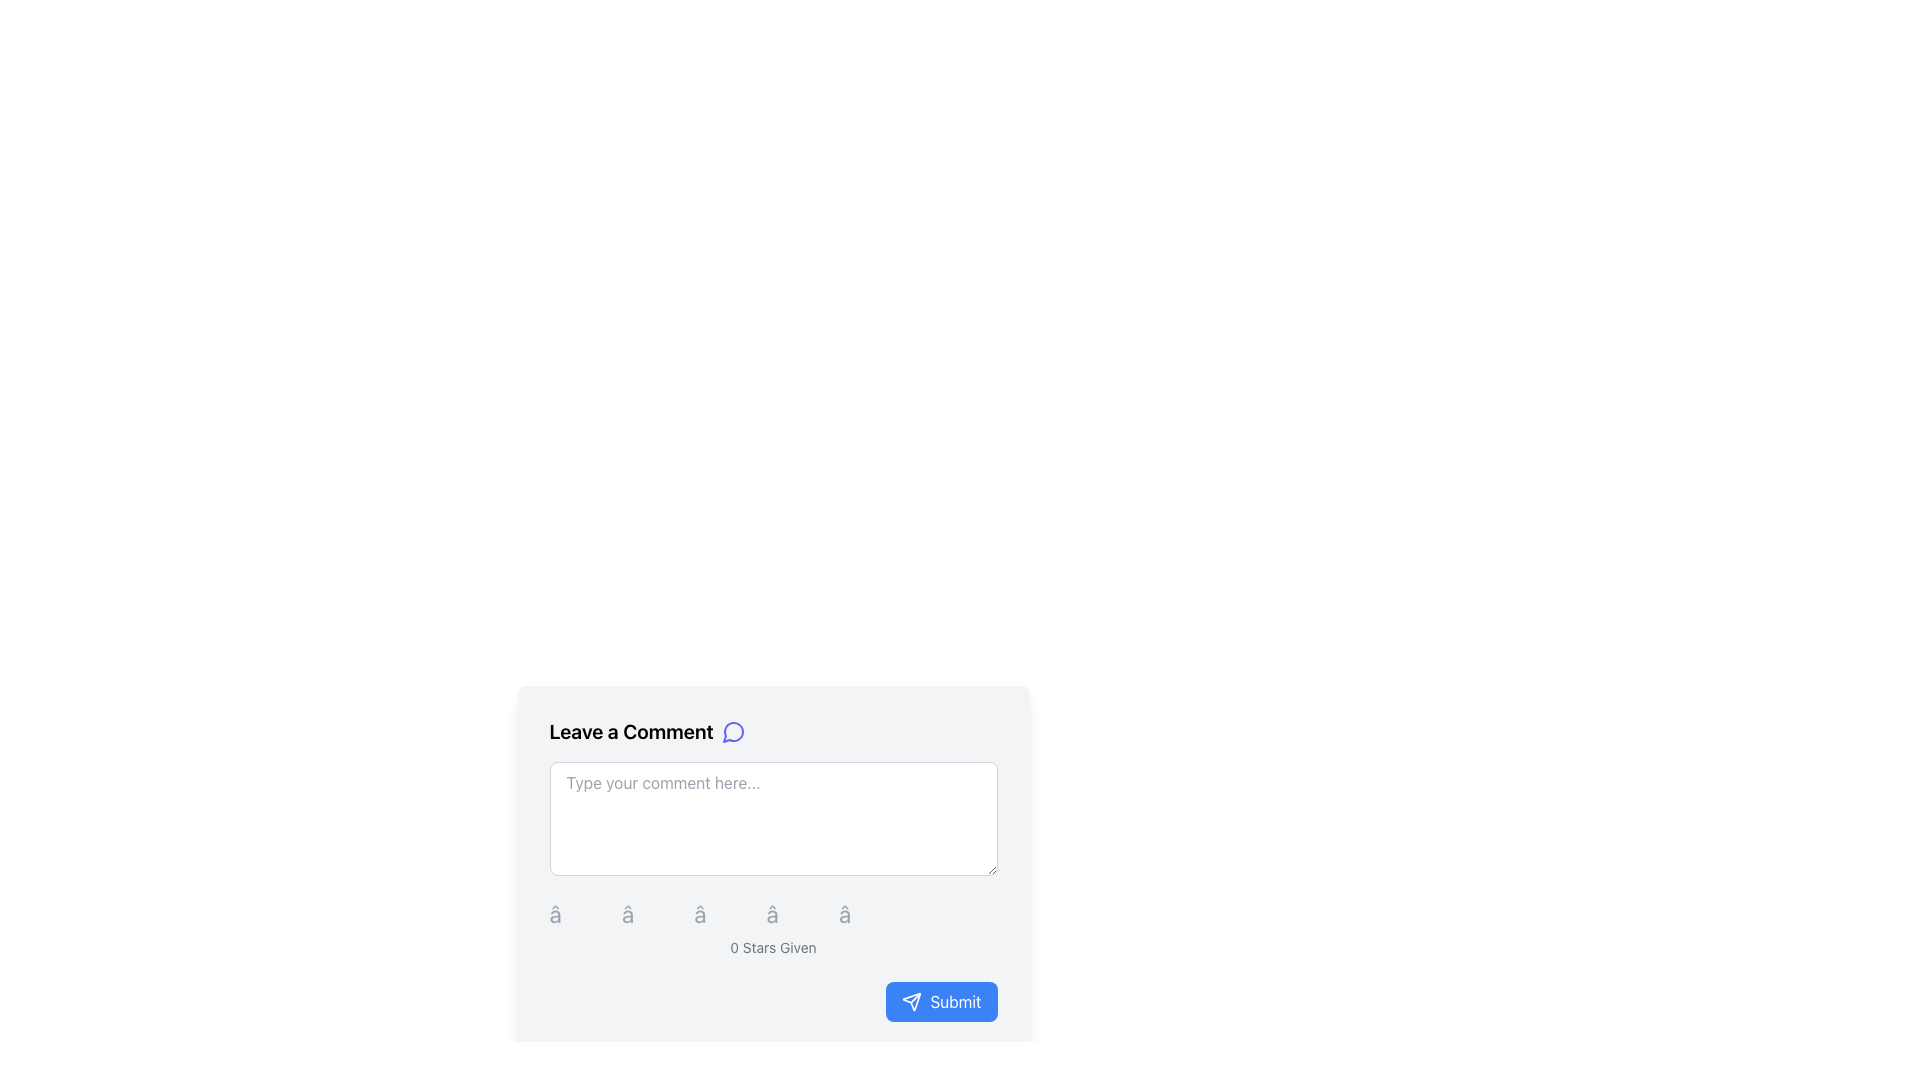 The width and height of the screenshot is (1920, 1080). I want to click on the Submit button located at the bottom-right of the user interface that contains the submission icon, so click(911, 1002).